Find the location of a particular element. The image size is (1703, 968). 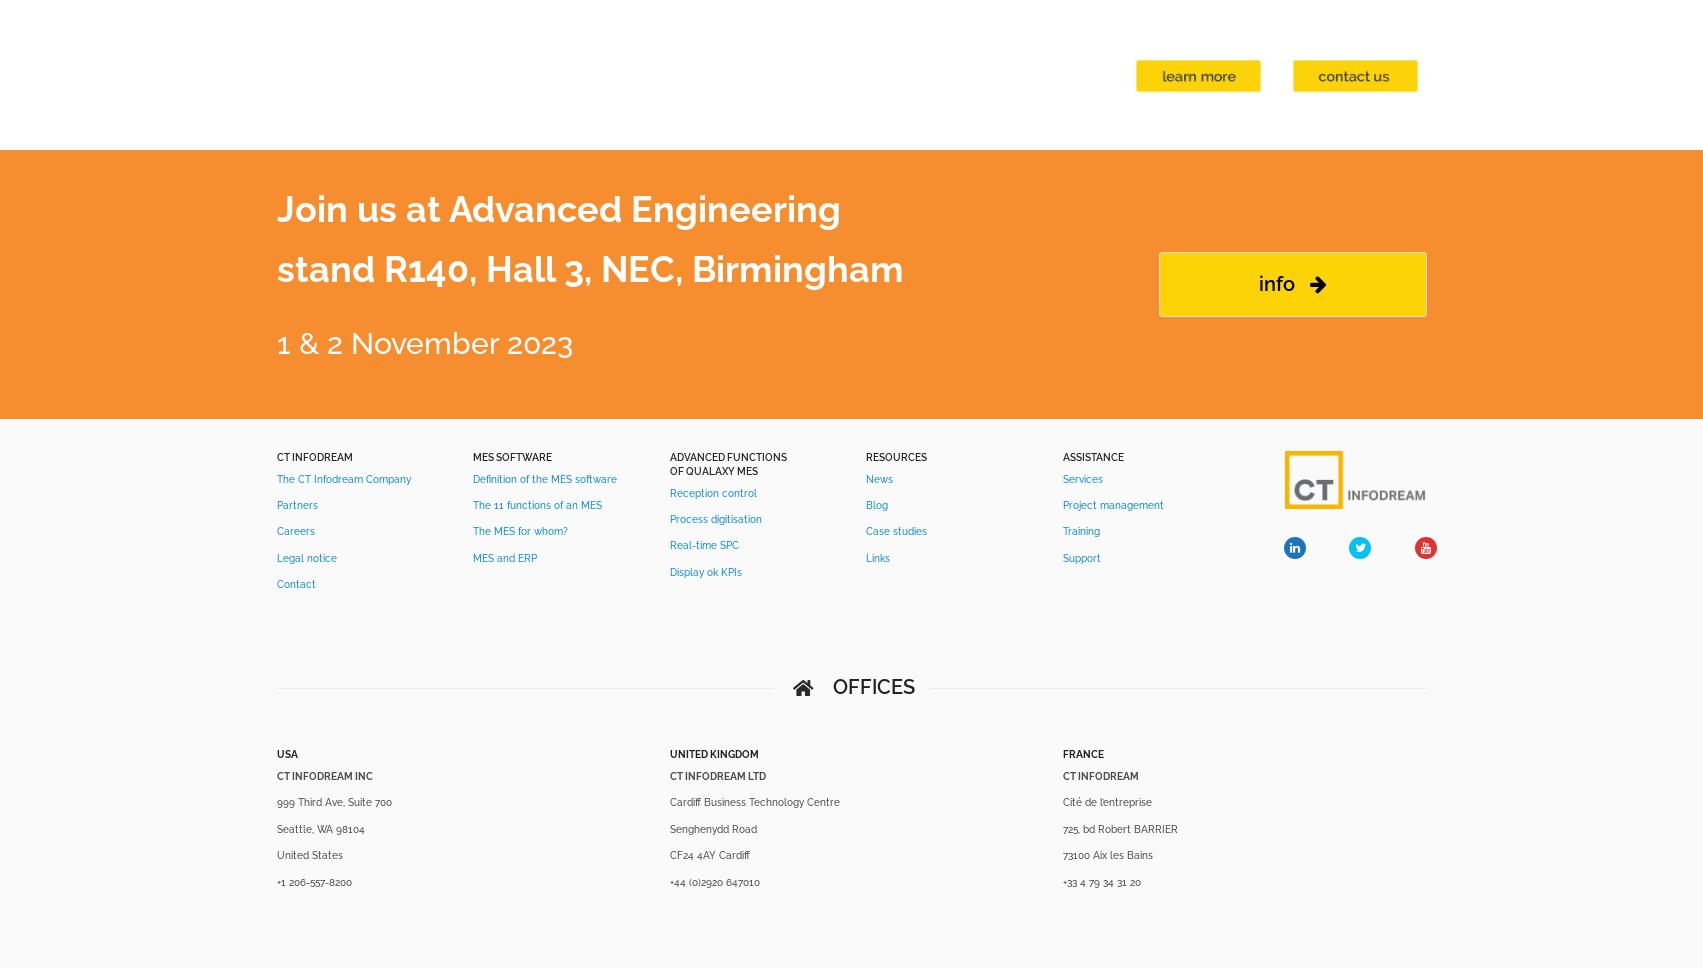

'Join us at Advanced Engineering' is located at coordinates (557, 207).